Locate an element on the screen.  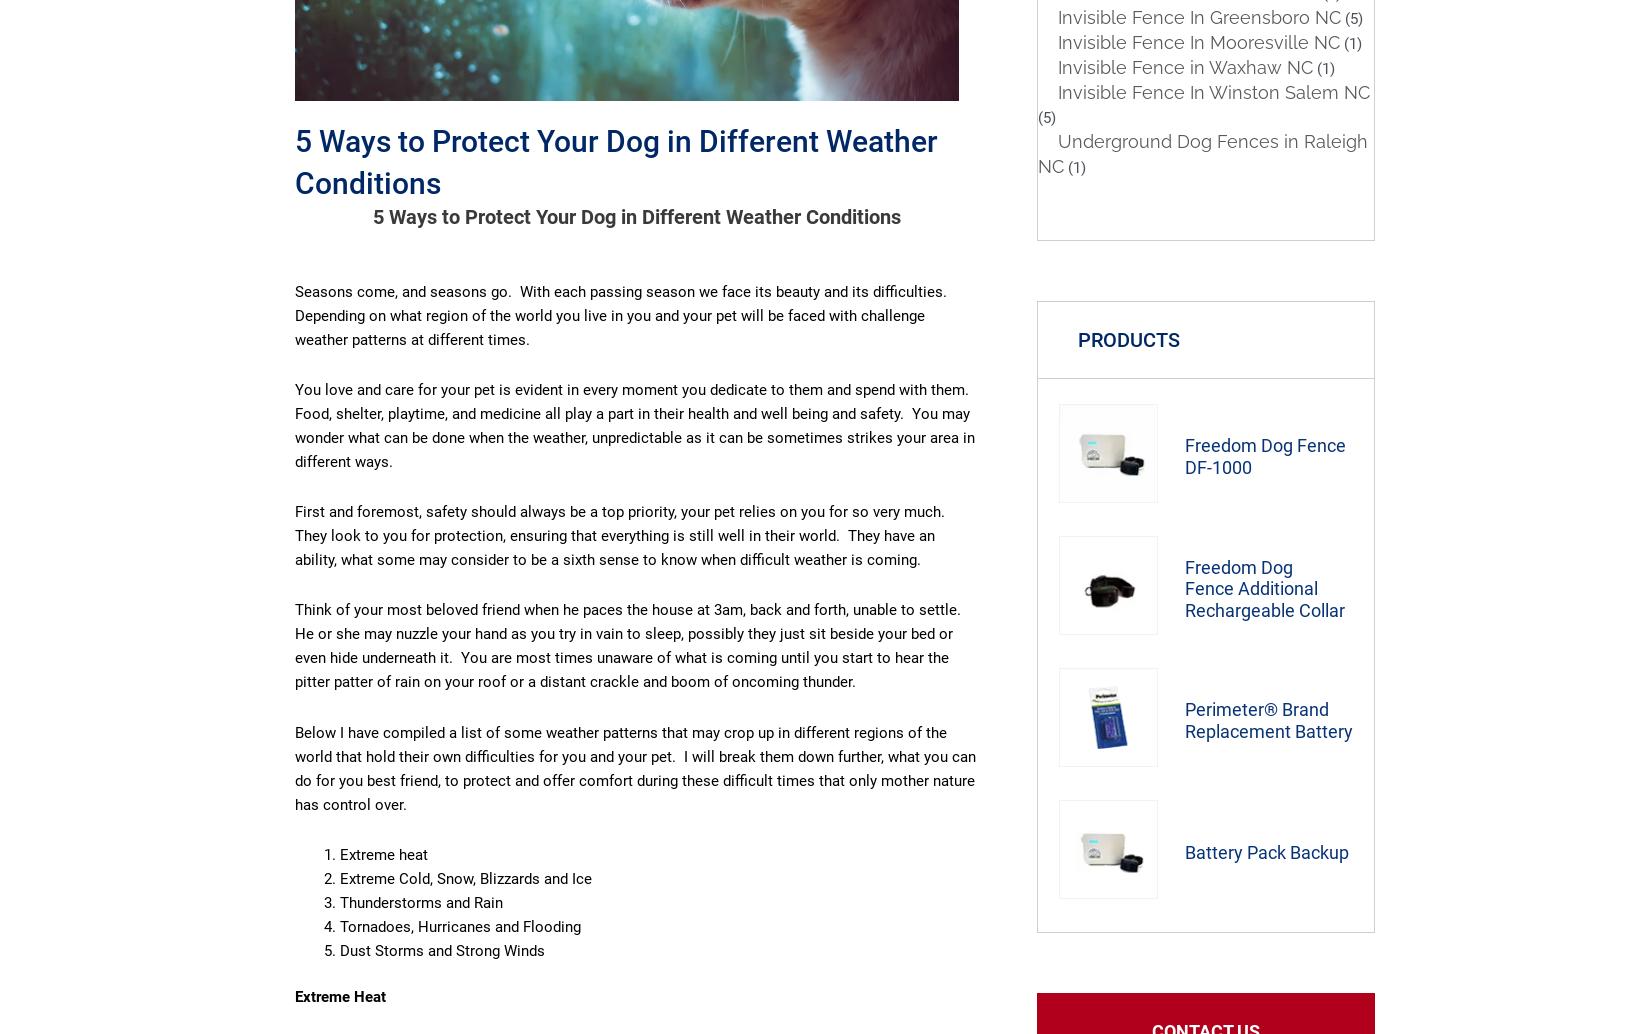
'Underground Dog Fences in Raleigh NC' is located at coordinates (1203, 153).